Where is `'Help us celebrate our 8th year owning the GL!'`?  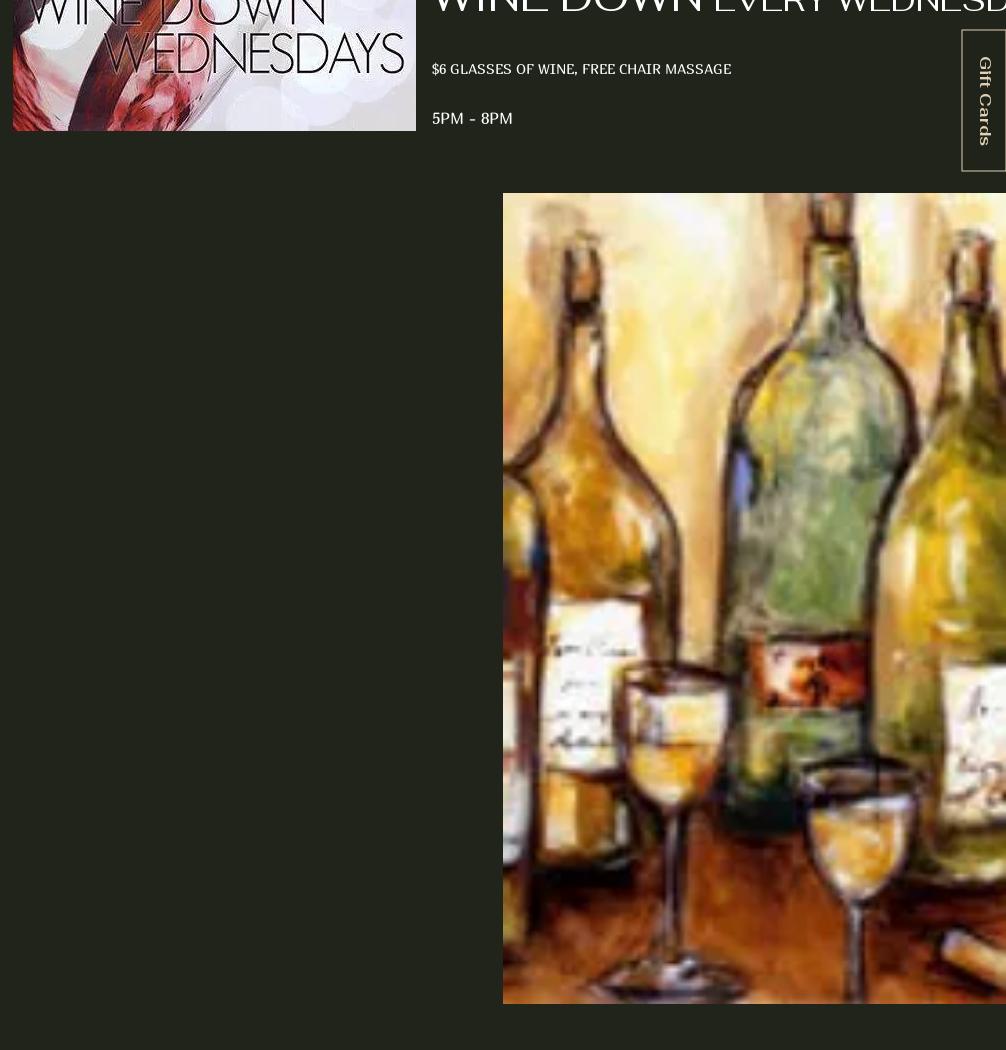 'Help us celebrate our 8th year owning the GL!' is located at coordinates (232, 463).